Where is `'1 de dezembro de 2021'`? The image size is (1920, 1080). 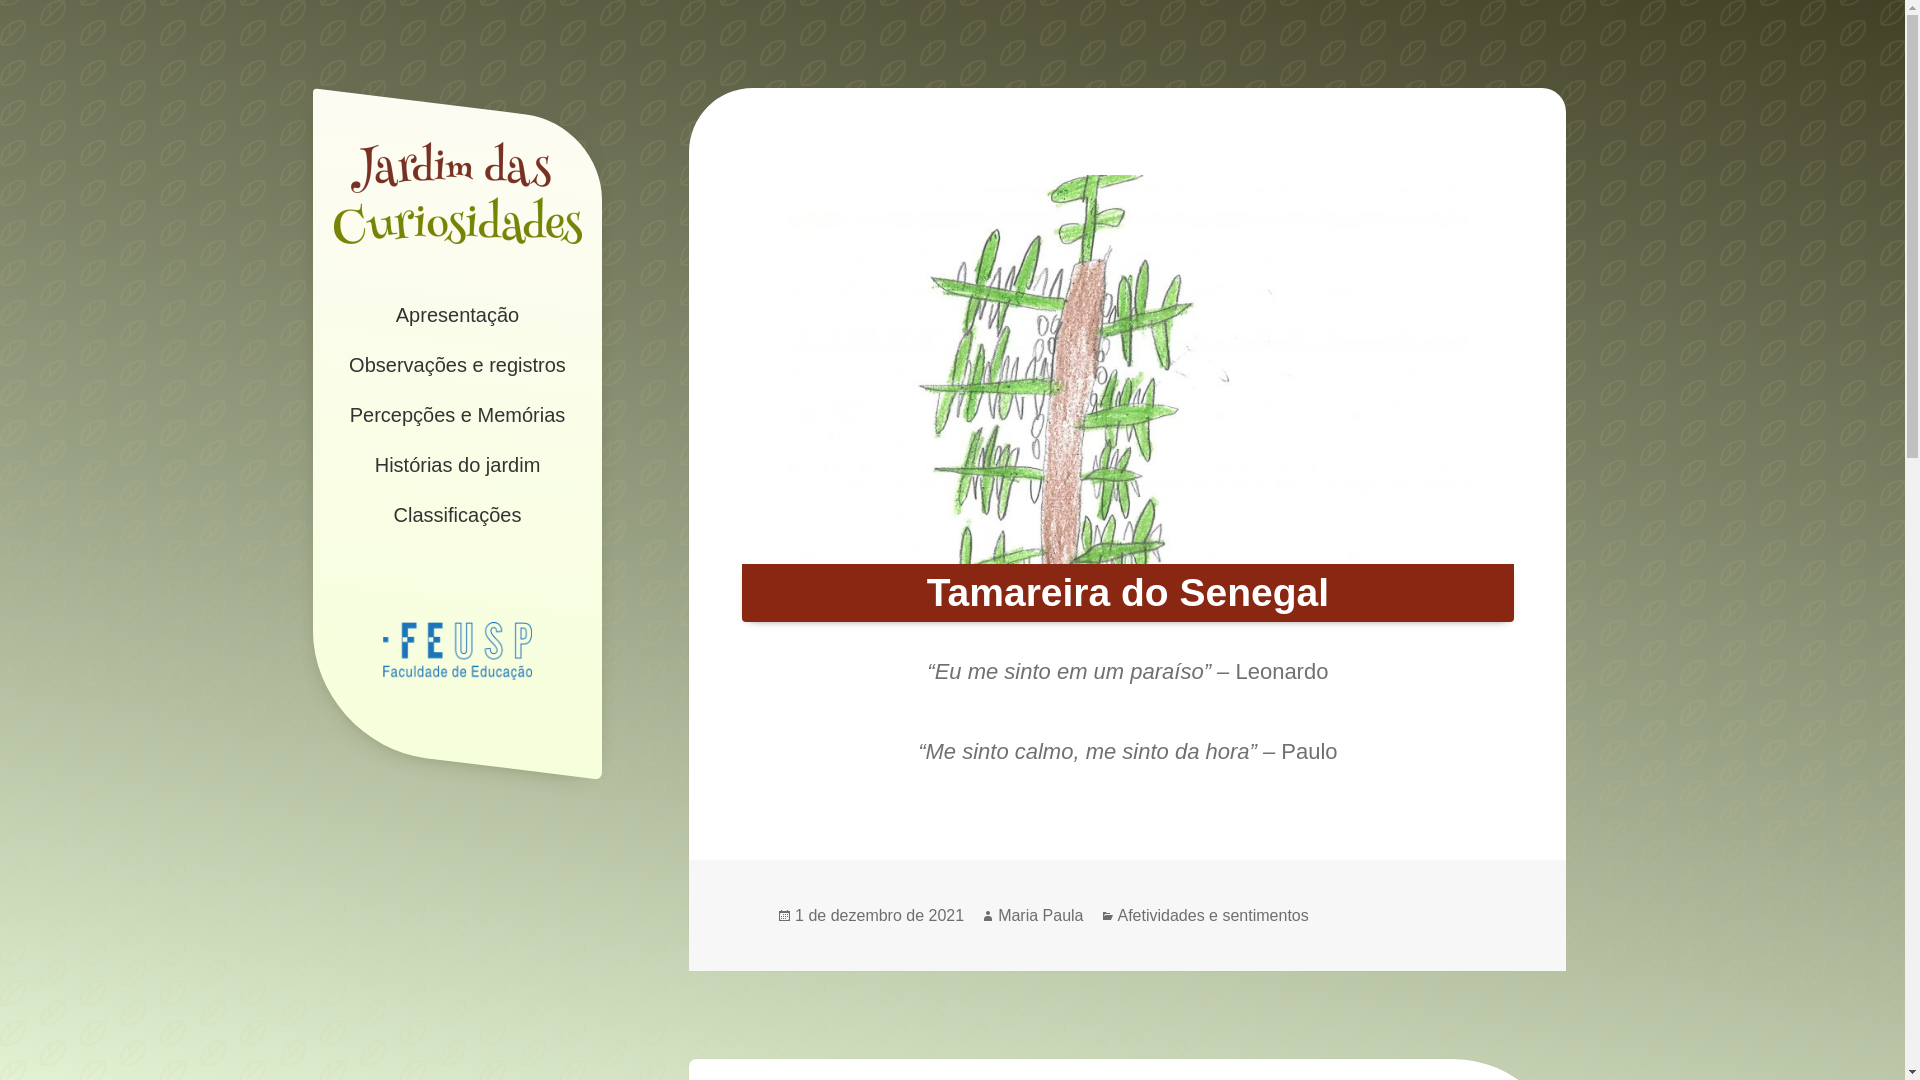 '1 de dezembro de 2021' is located at coordinates (879, 915).